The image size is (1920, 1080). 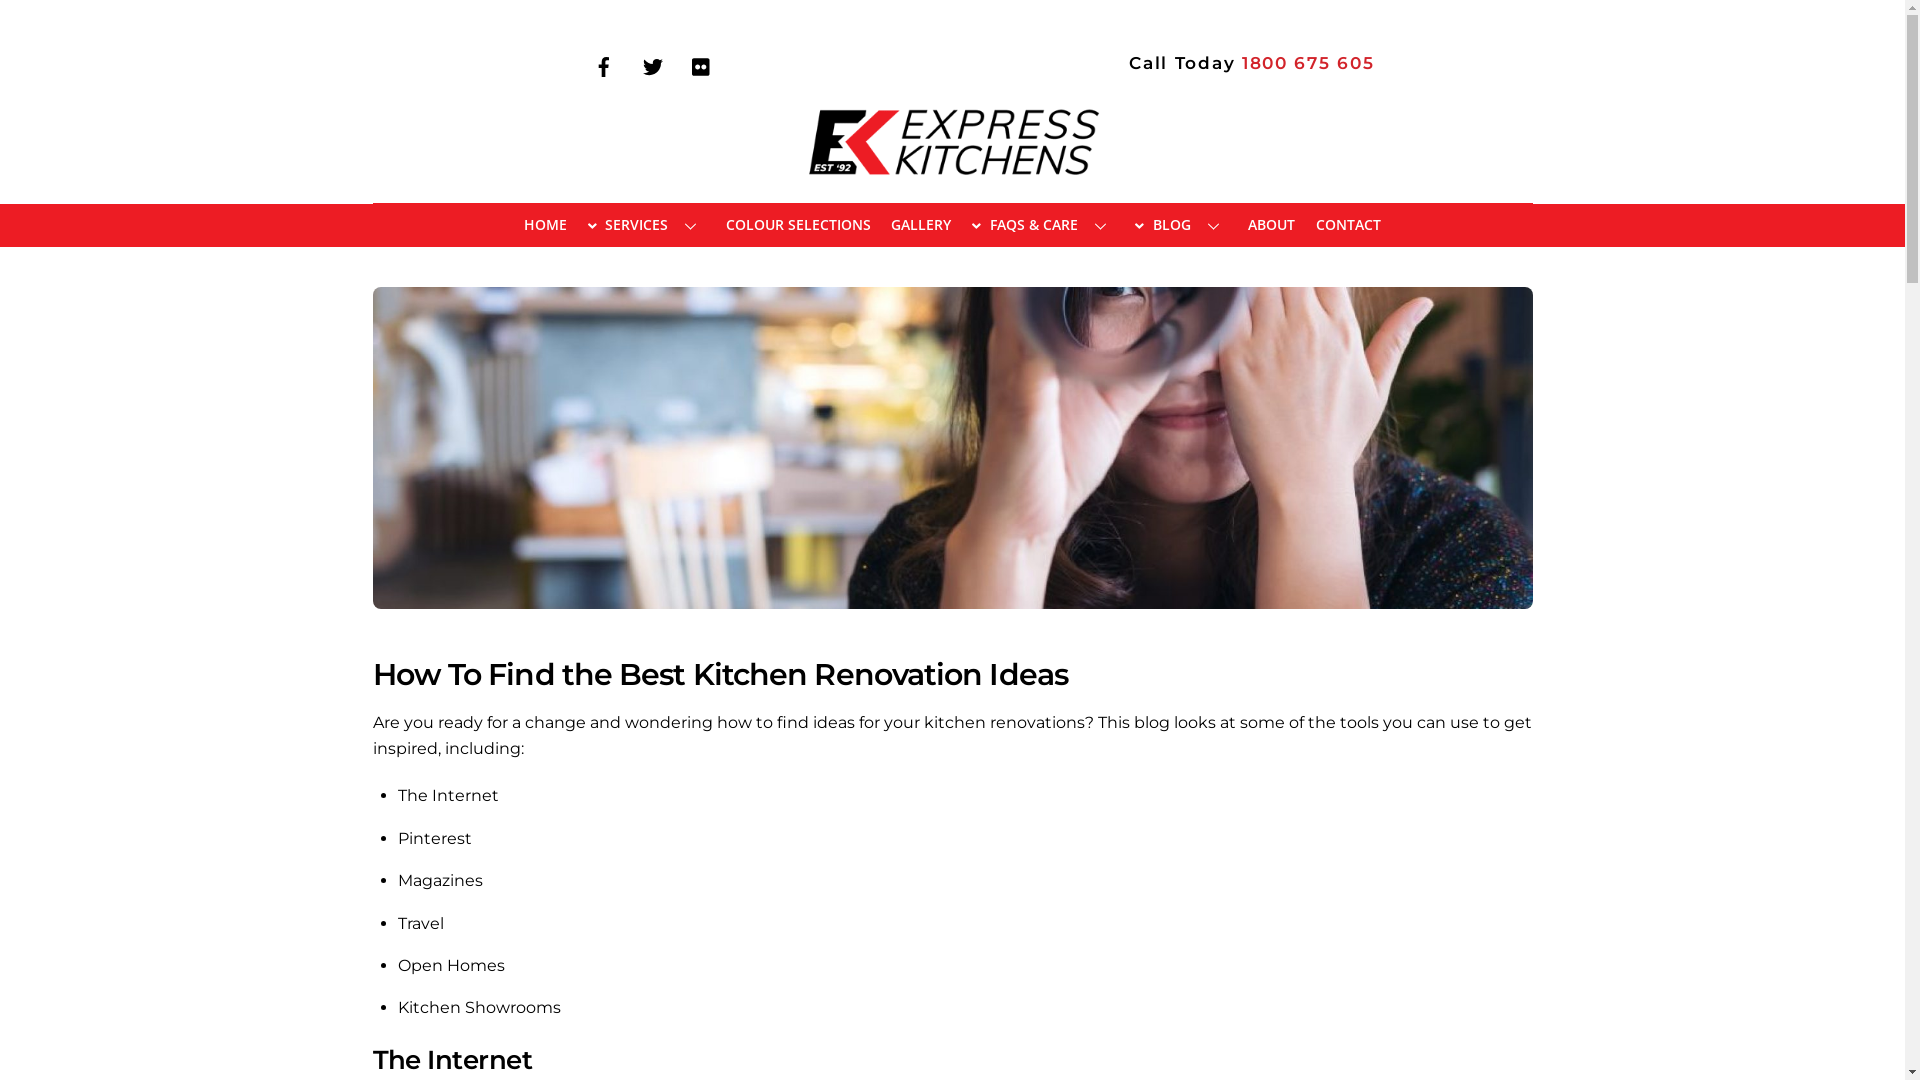 What do you see at coordinates (1271, 224) in the screenshot?
I see `'ABOUT'` at bounding box center [1271, 224].